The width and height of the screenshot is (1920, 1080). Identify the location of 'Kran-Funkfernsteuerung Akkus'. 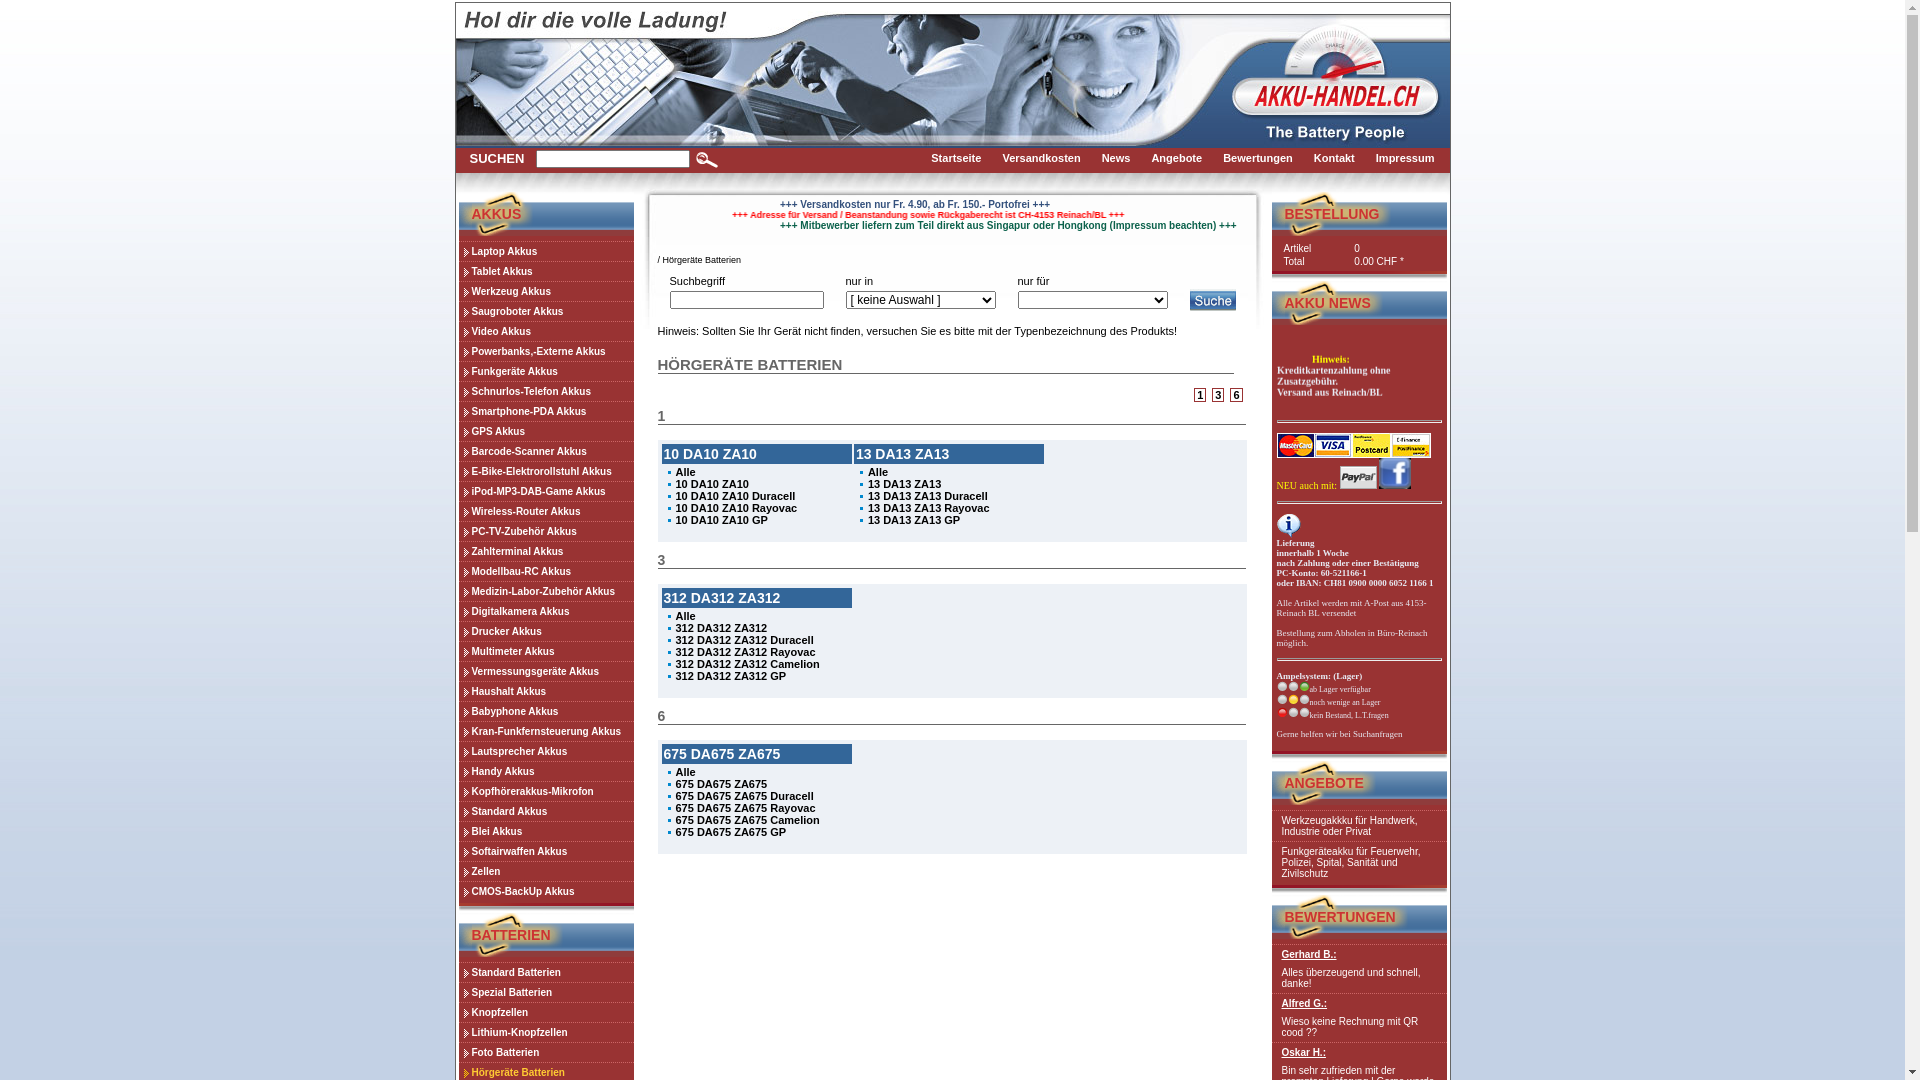
(545, 731).